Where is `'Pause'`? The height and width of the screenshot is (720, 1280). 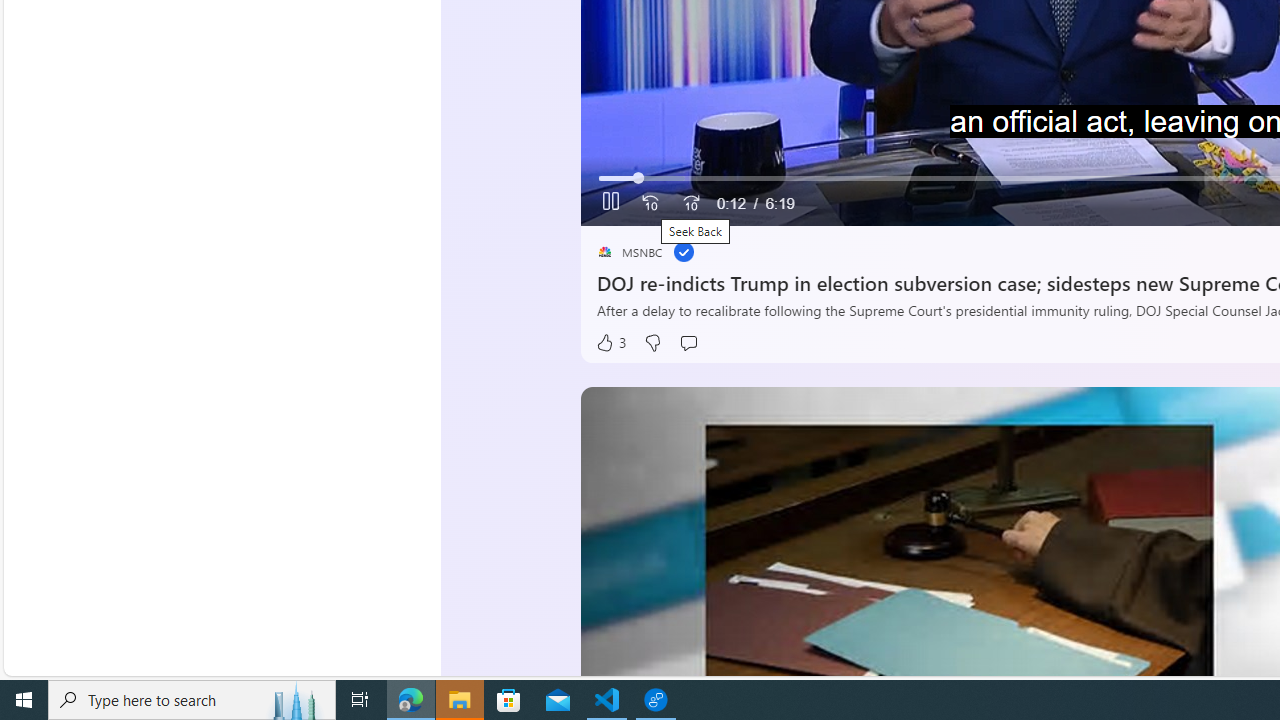
'Pause' is located at coordinates (610, 203).